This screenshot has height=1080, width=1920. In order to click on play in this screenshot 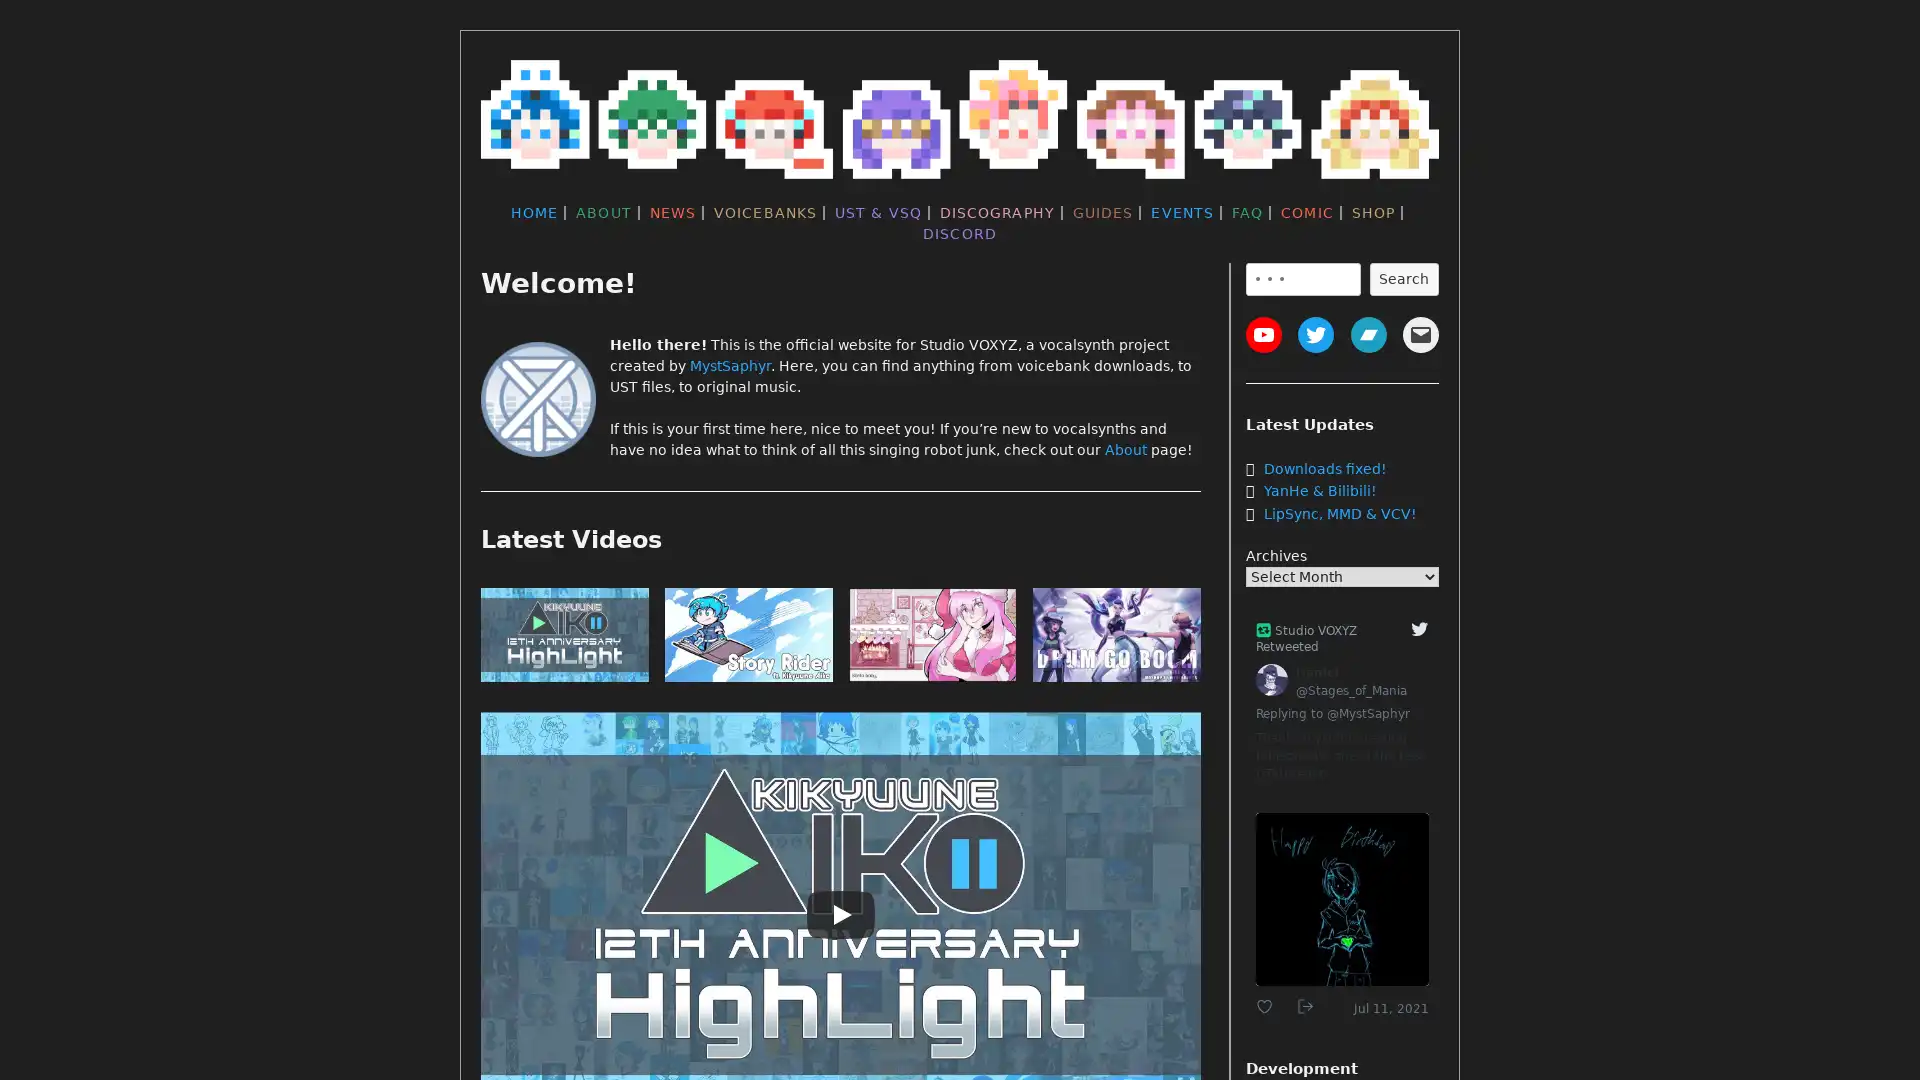, I will do `click(931, 639)`.